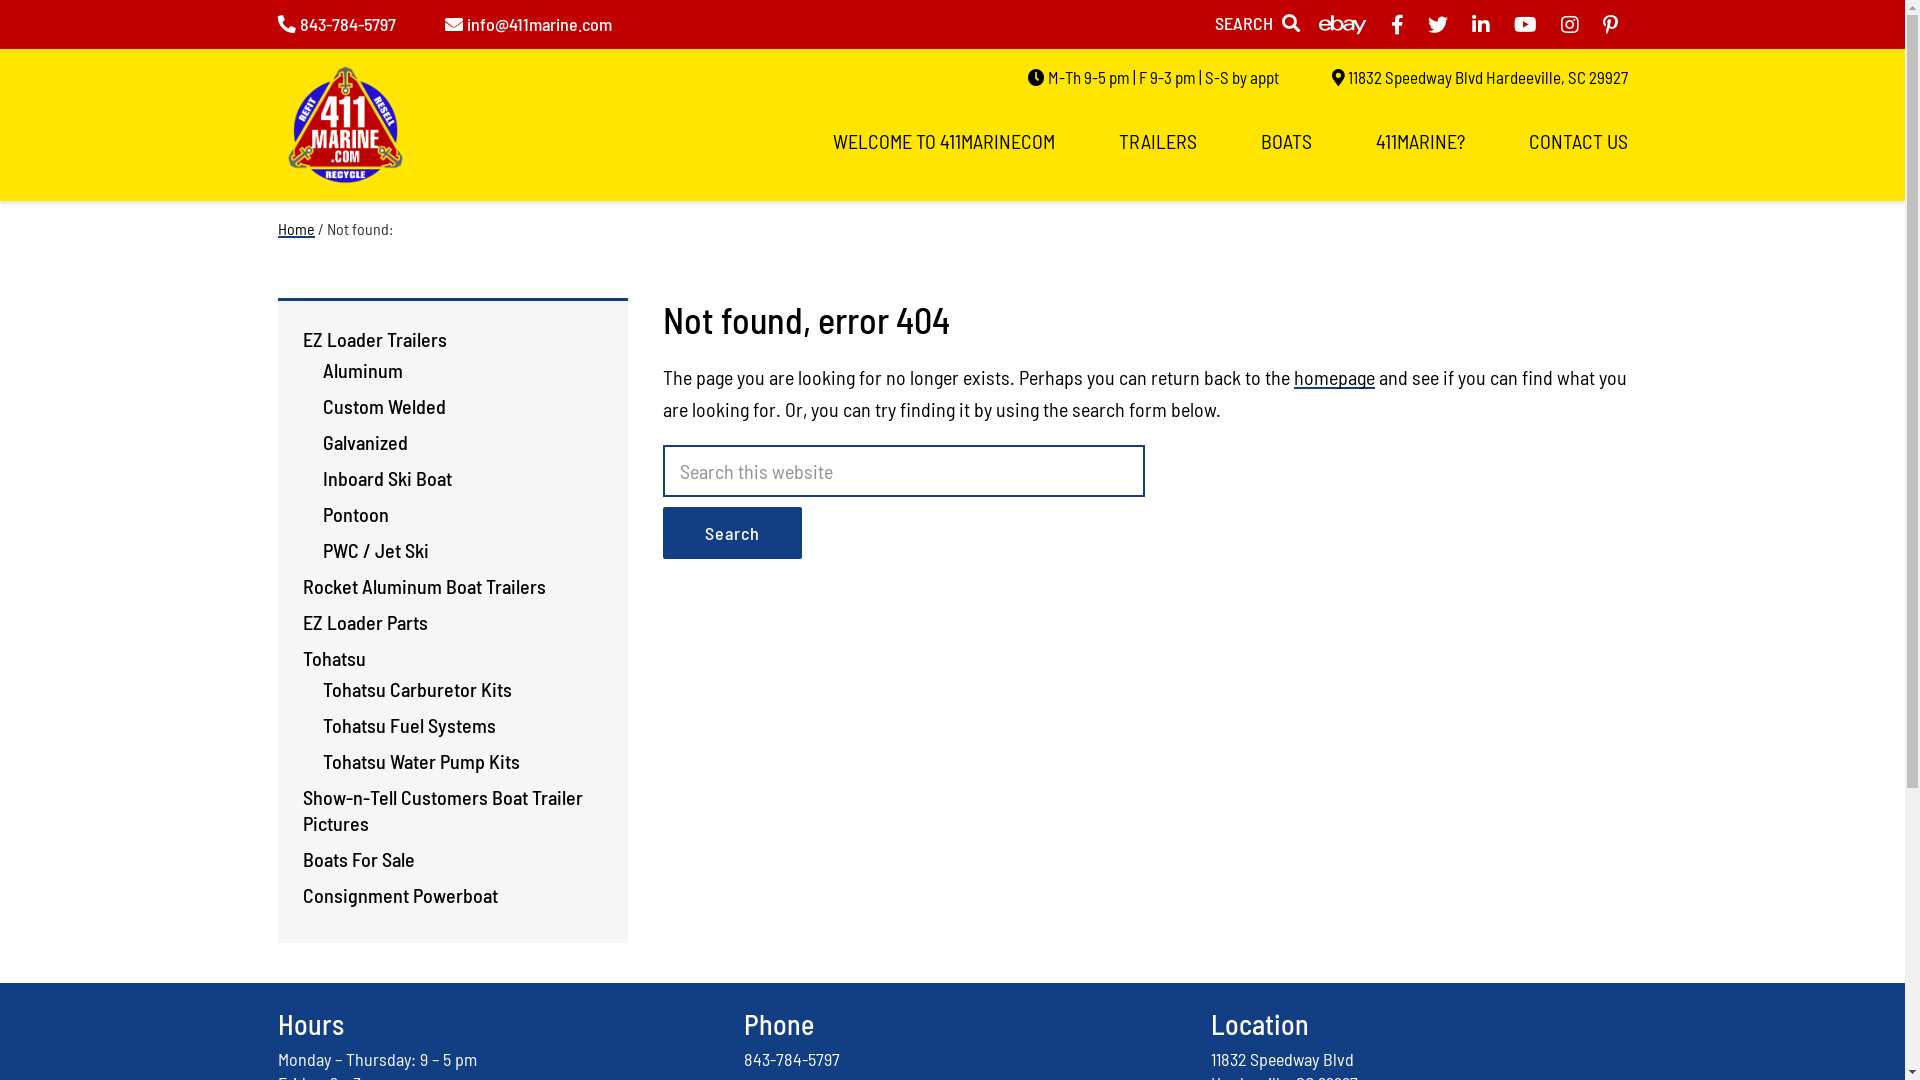  I want to click on 'Instagram', so click(1559, 24).